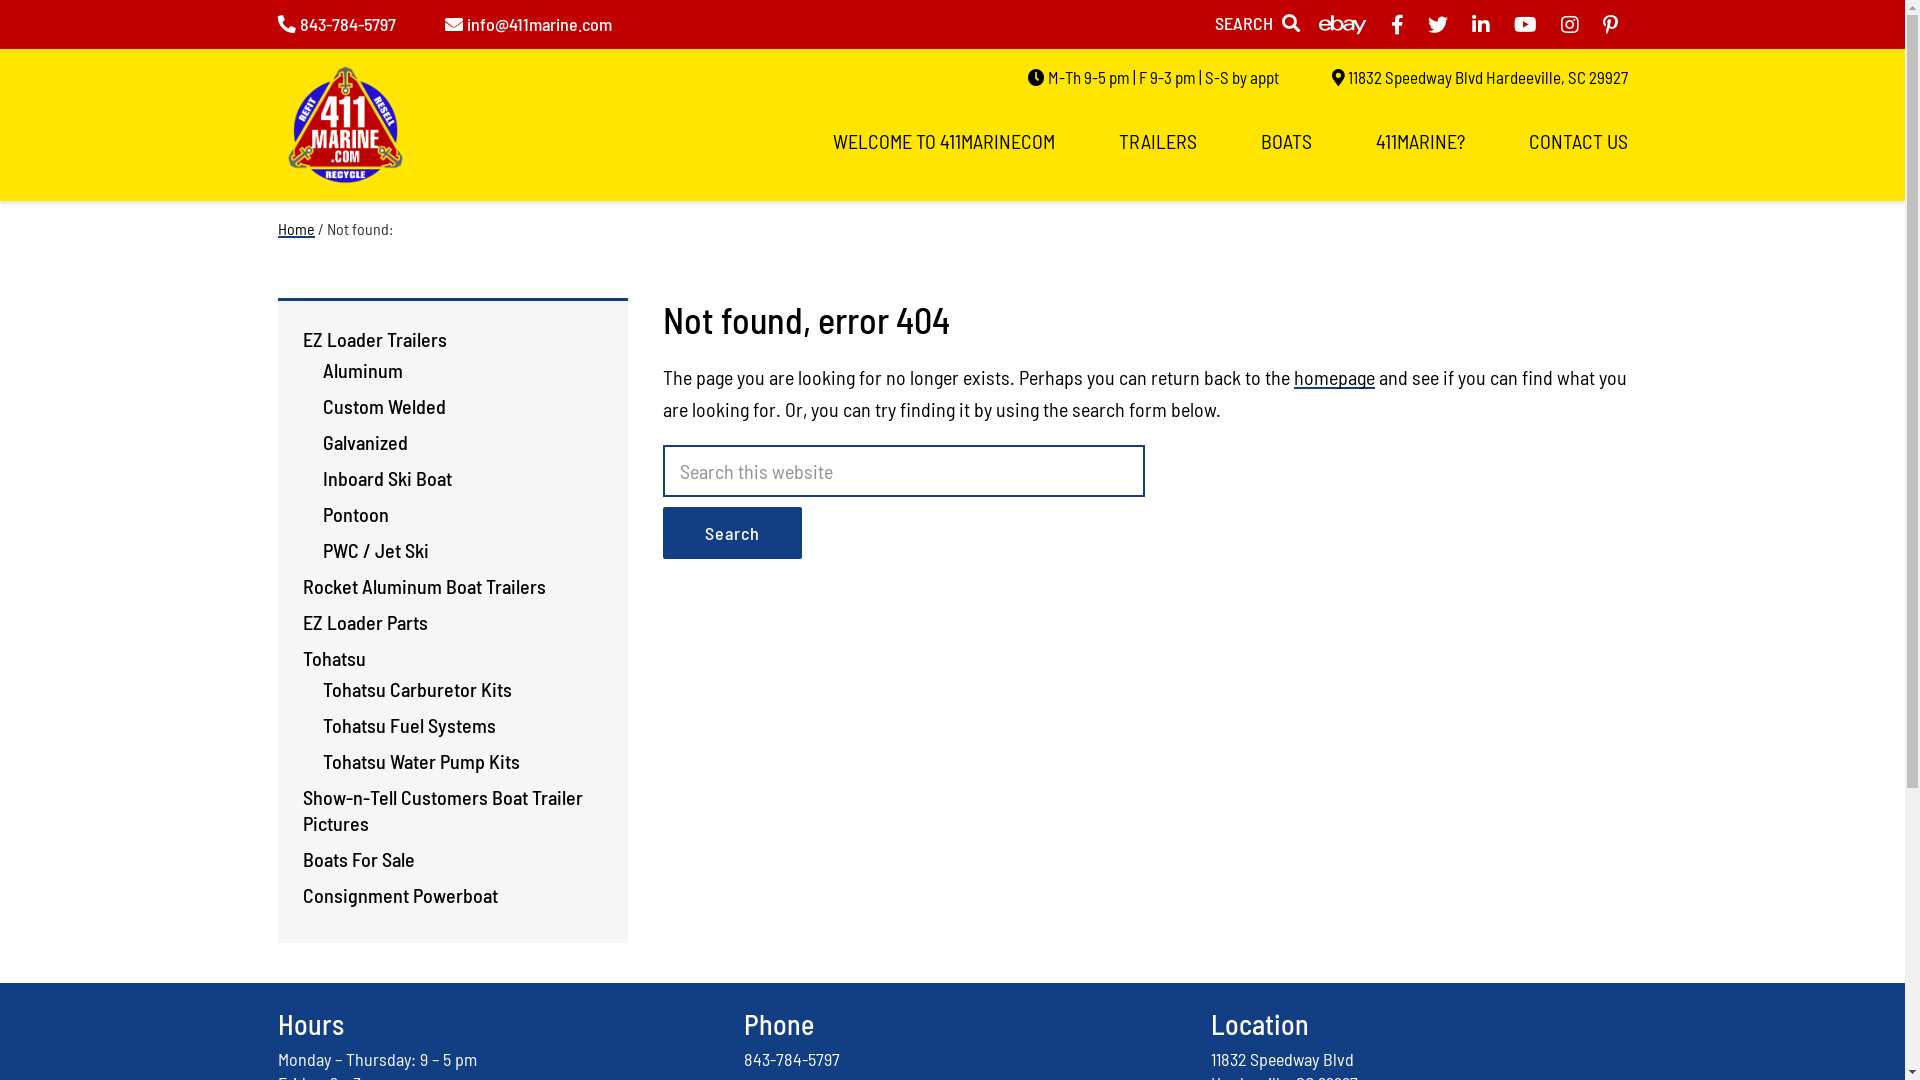  I want to click on 'Instagram', so click(1559, 24).